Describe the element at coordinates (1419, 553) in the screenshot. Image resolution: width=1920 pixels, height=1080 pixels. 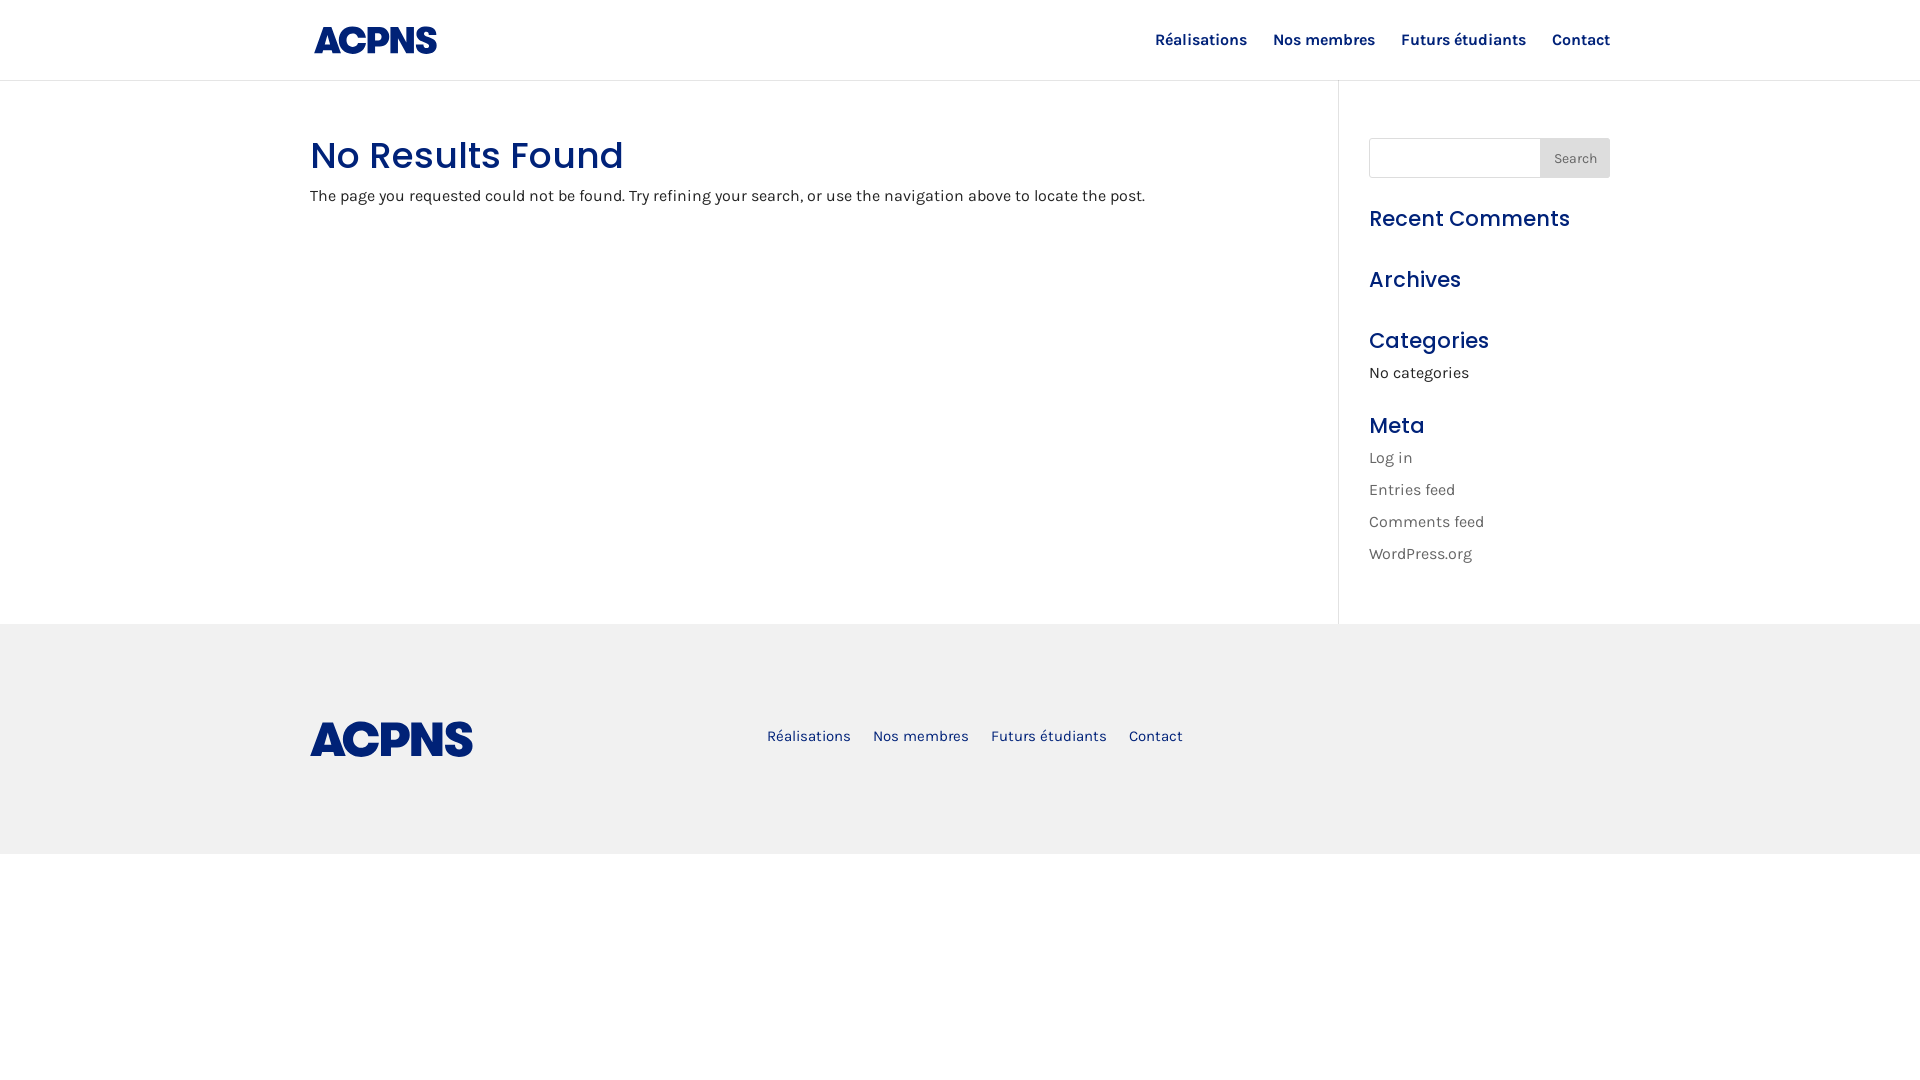
I see `'WordPress.org'` at that location.